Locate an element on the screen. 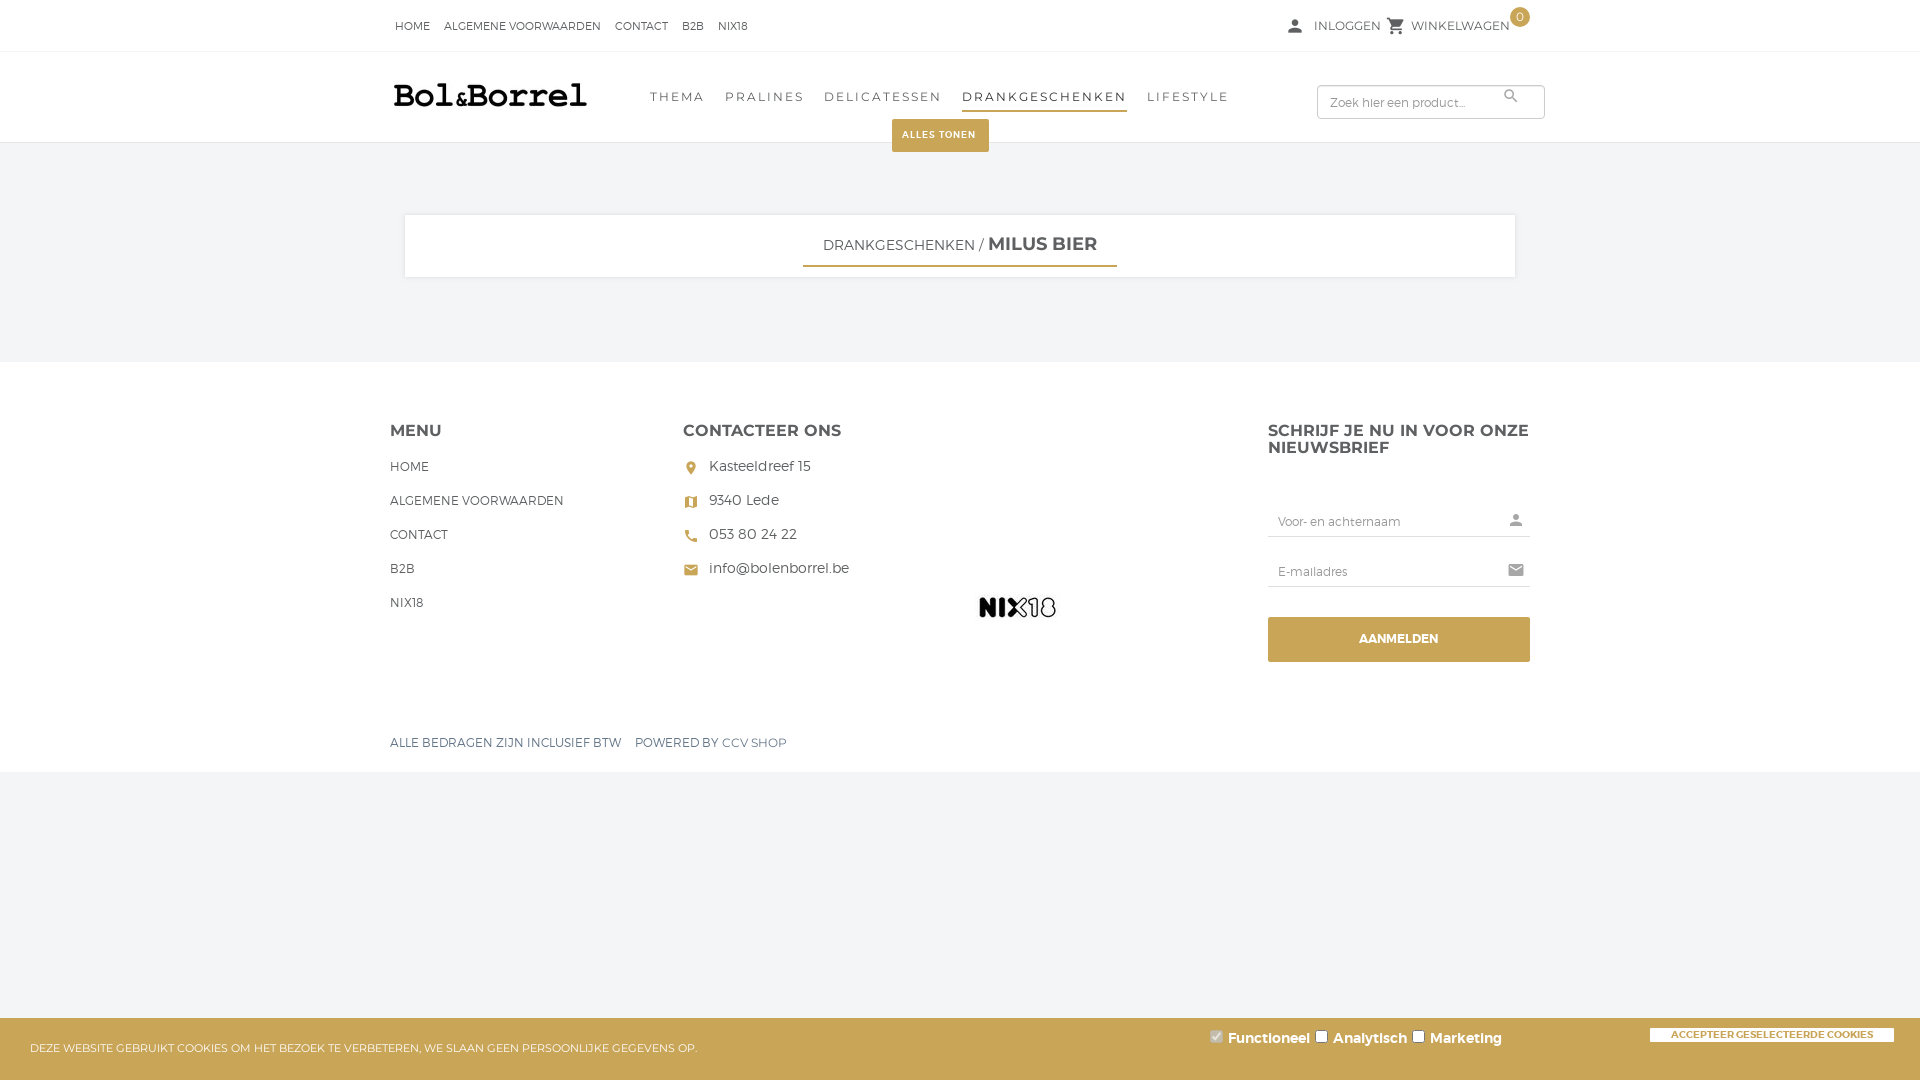 This screenshot has width=1920, height=1080. 'WINKELWAGEN' is located at coordinates (1460, 28).